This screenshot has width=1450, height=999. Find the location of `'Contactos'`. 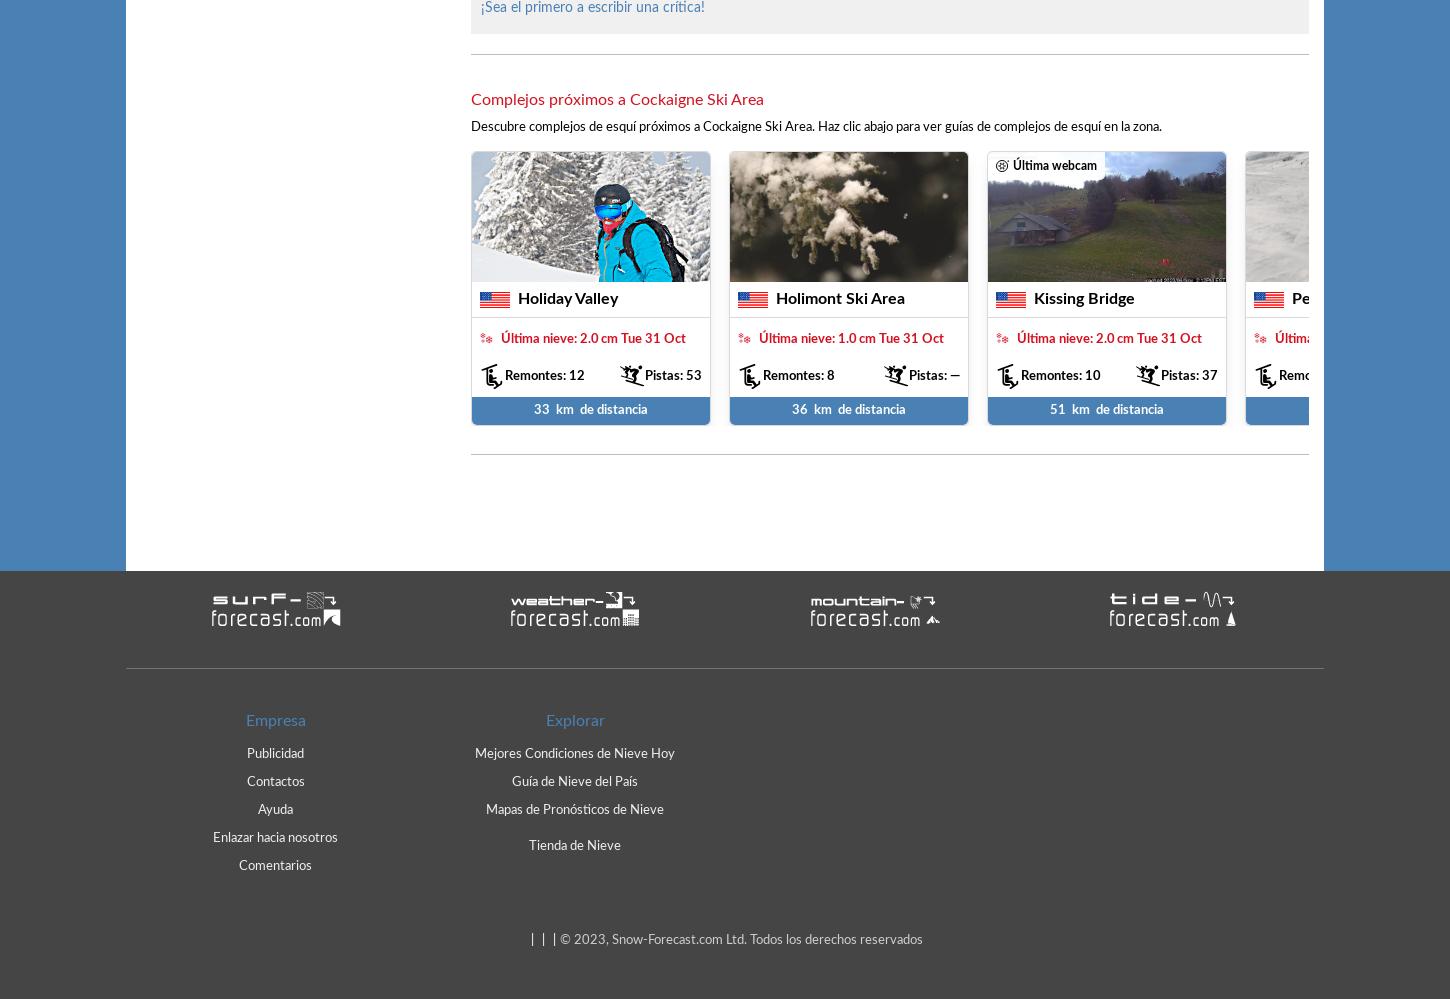

'Contactos' is located at coordinates (275, 781).